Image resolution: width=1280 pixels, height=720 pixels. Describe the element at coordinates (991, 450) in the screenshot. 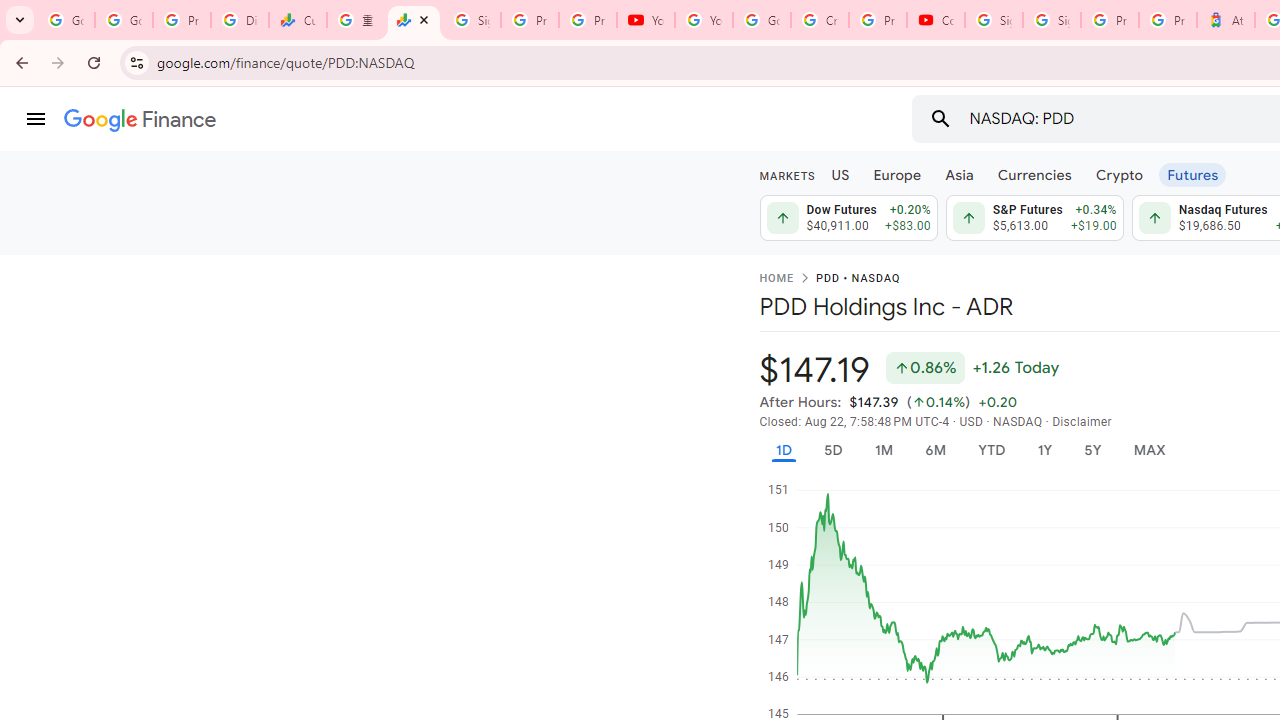

I see `'YTD'` at that location.